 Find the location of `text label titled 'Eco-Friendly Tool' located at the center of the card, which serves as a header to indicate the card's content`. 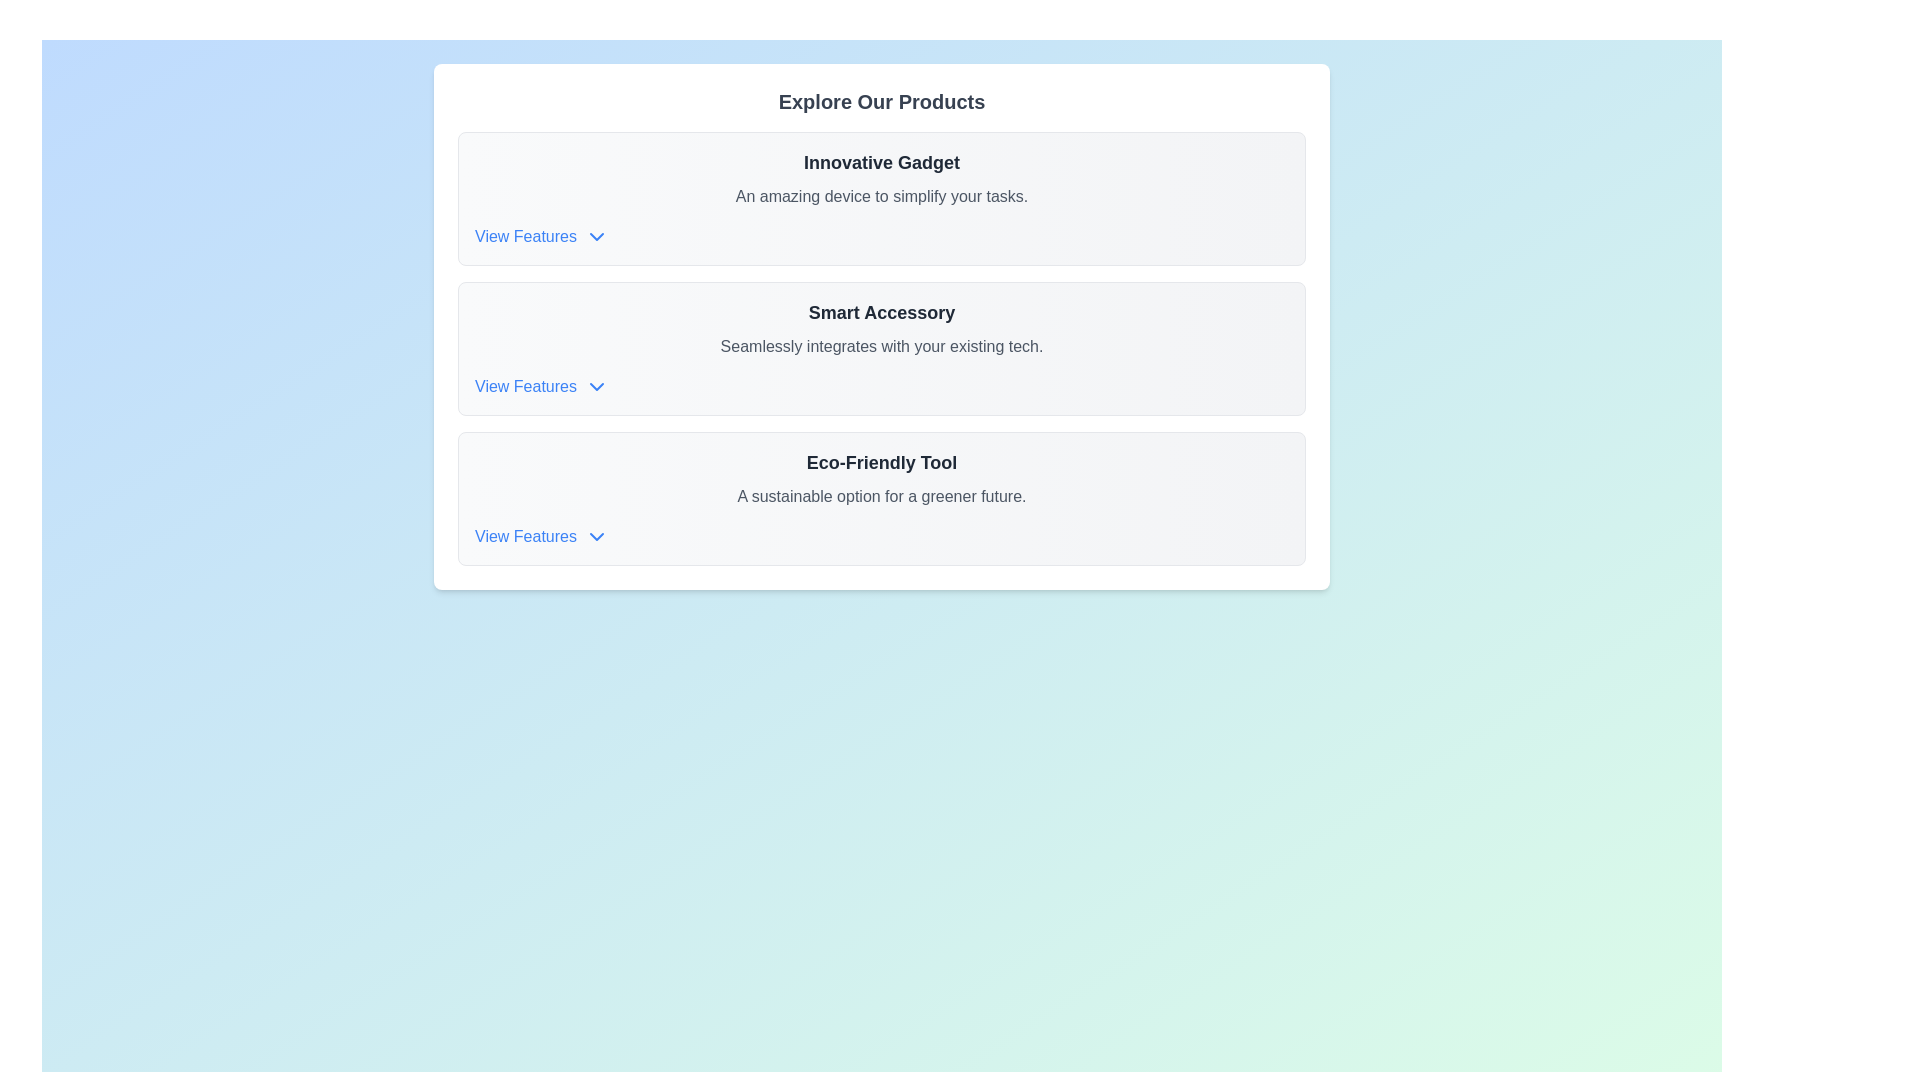

text label titled 'Eco-Friendly Tool' located at the center of the card, which serves as a header to indicate the card's content is located at coordinates (881, 462).